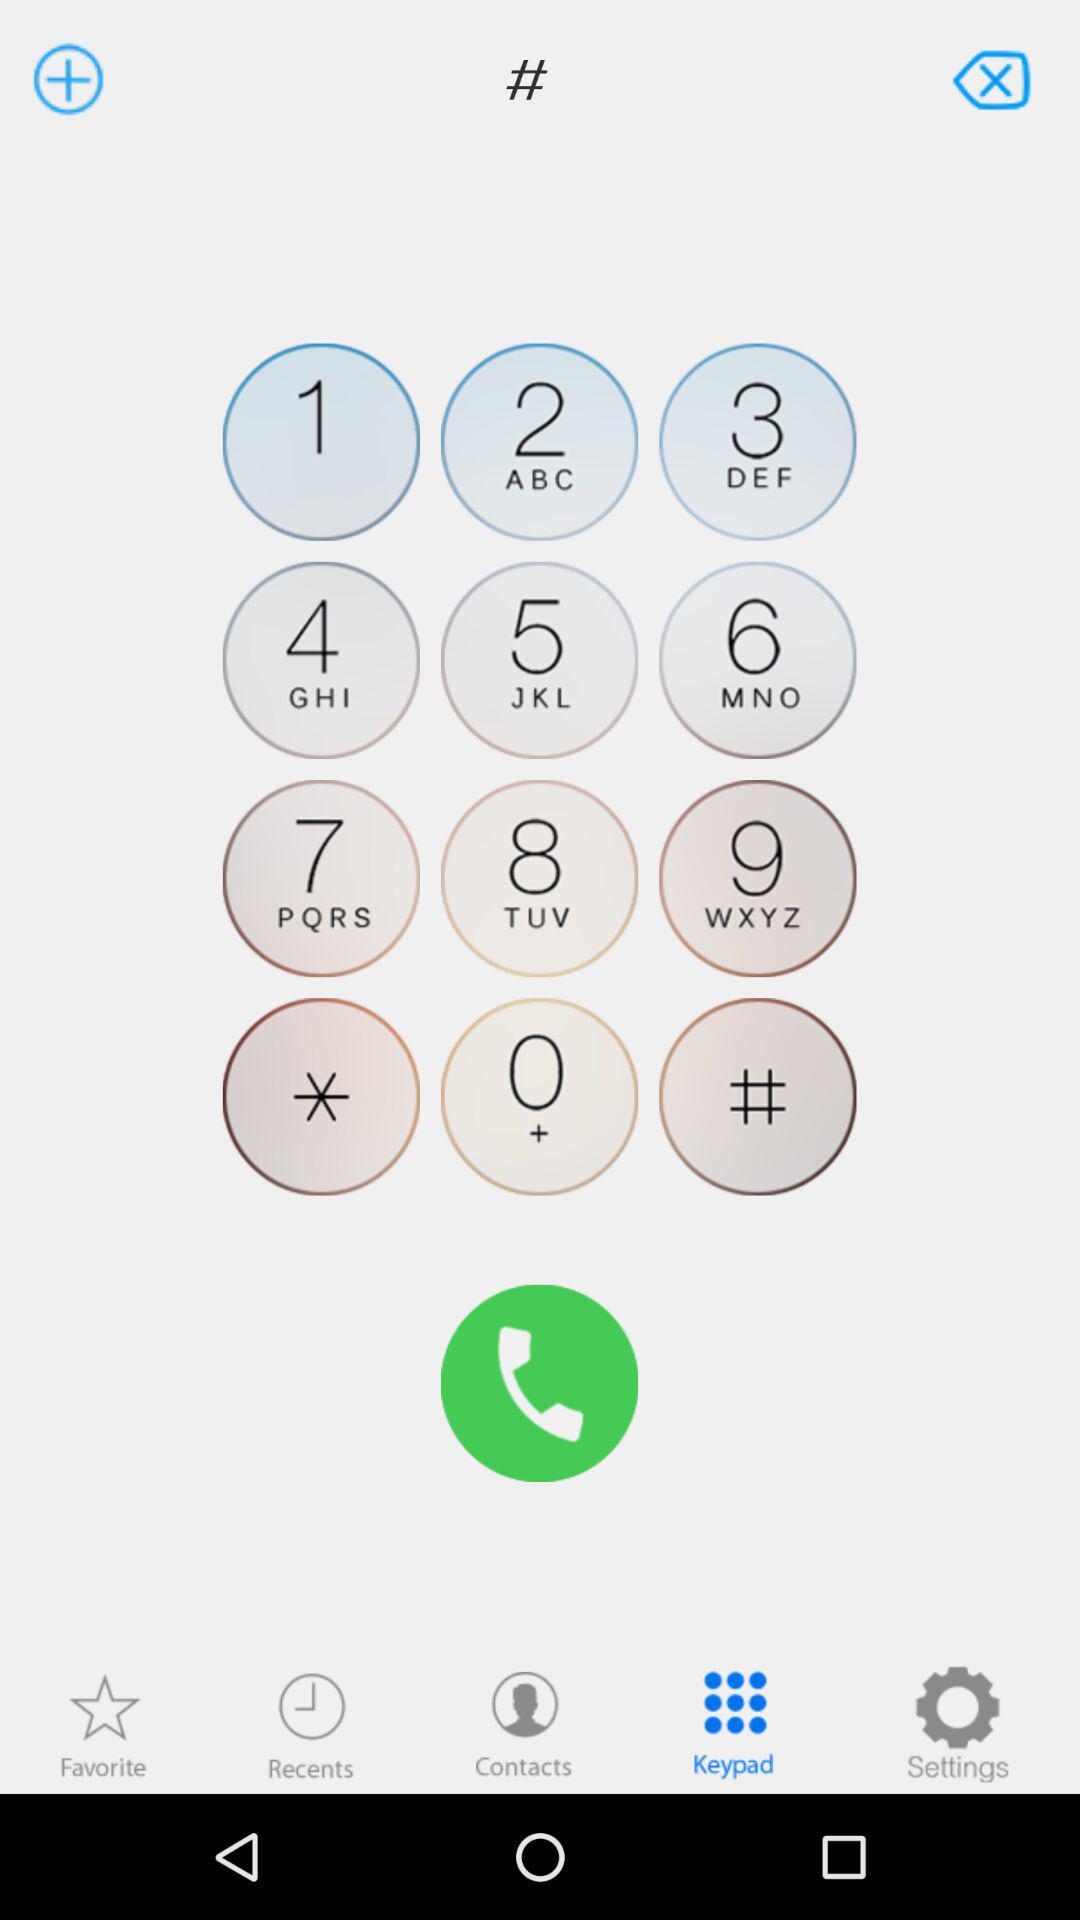 Image resolution: width=1080 pixels, height=1920 pixels. What do you see at coordinates (733, 1723) in the screenshot?
I see `show keypad` at bounding box center [733, 1723].